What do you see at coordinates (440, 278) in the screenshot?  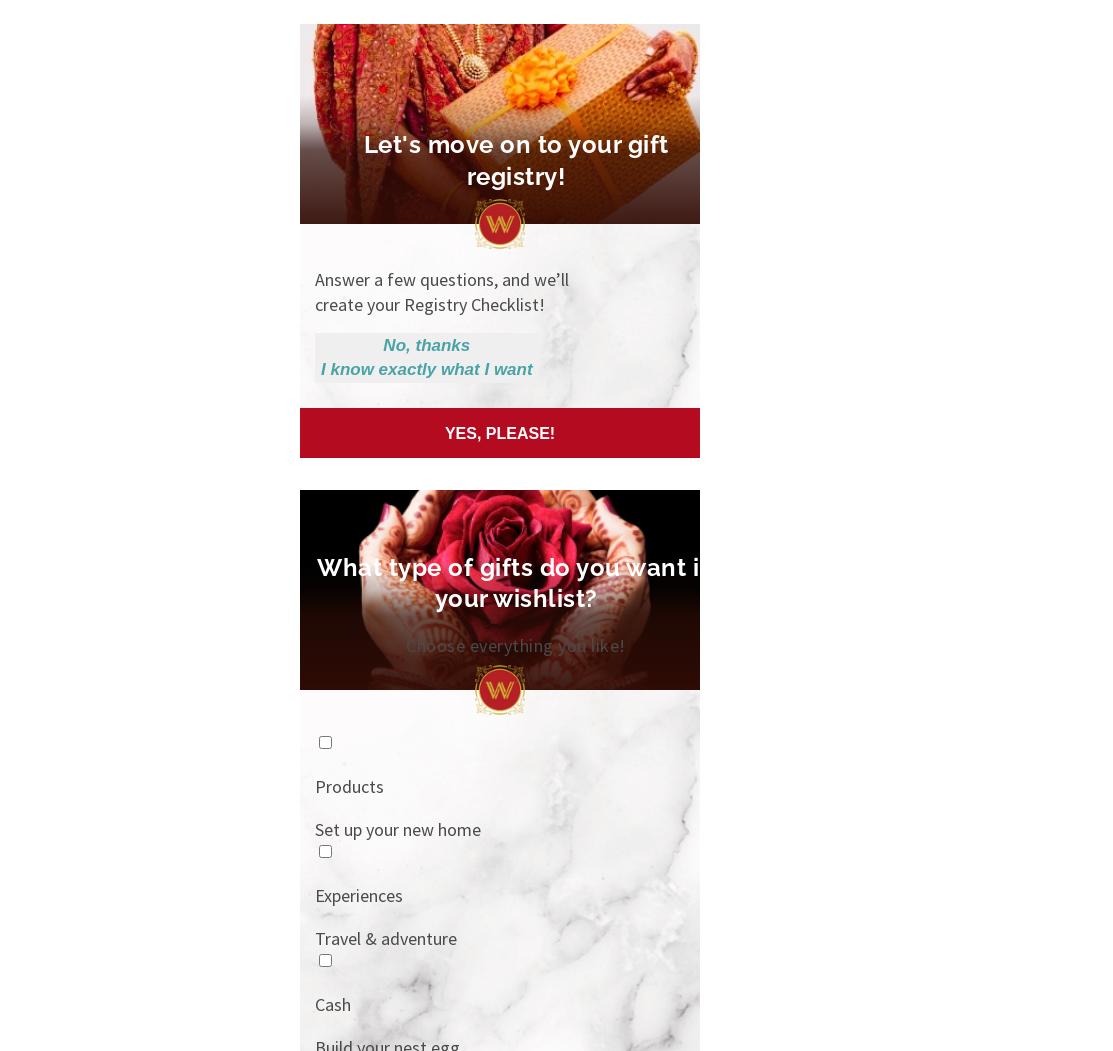 I see `'Answer a few questions, and we’ll'` at bounding box center [440, 278].